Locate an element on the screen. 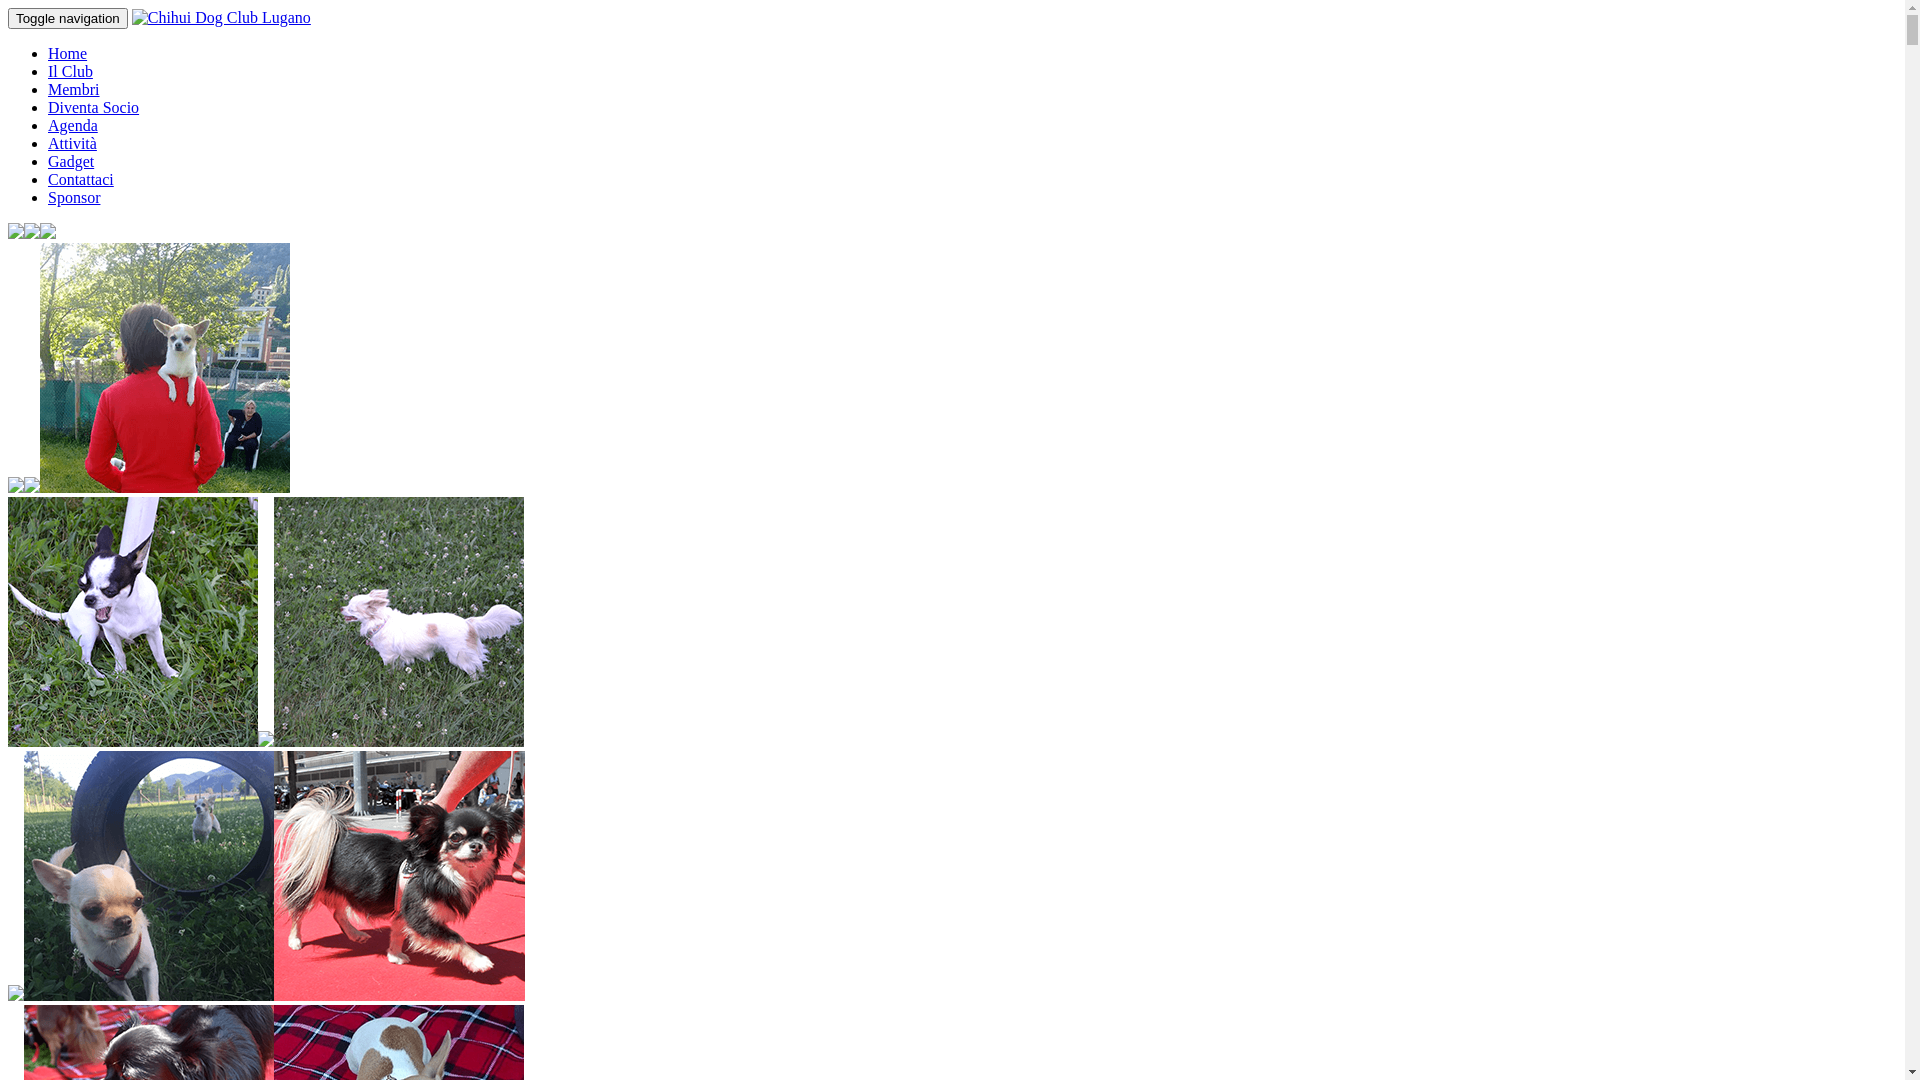 This screenshot has height=1080, width=1920. 'Sponsor' is located at coordinates (73, 197).